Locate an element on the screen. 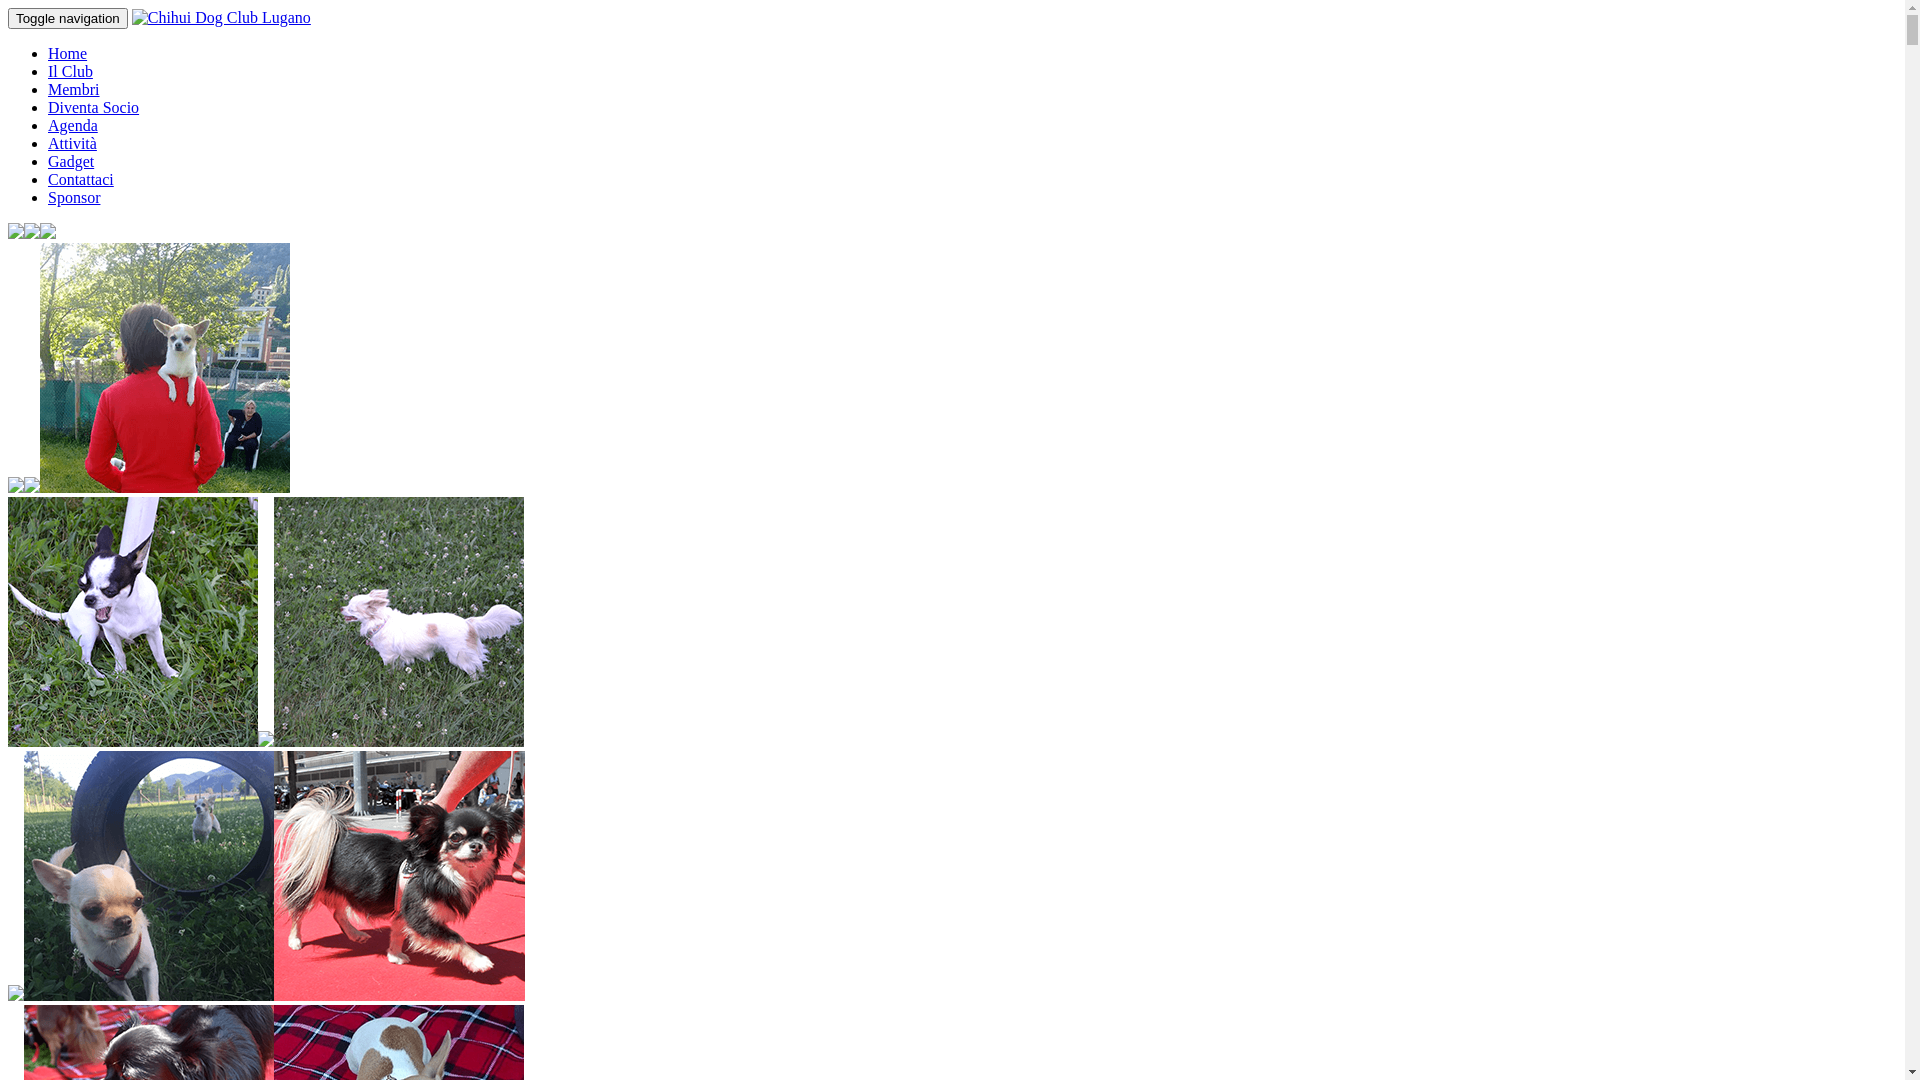 This screenshot has height=1080, width=1920. 'Sponsor' is located at coordinates (73, 197).